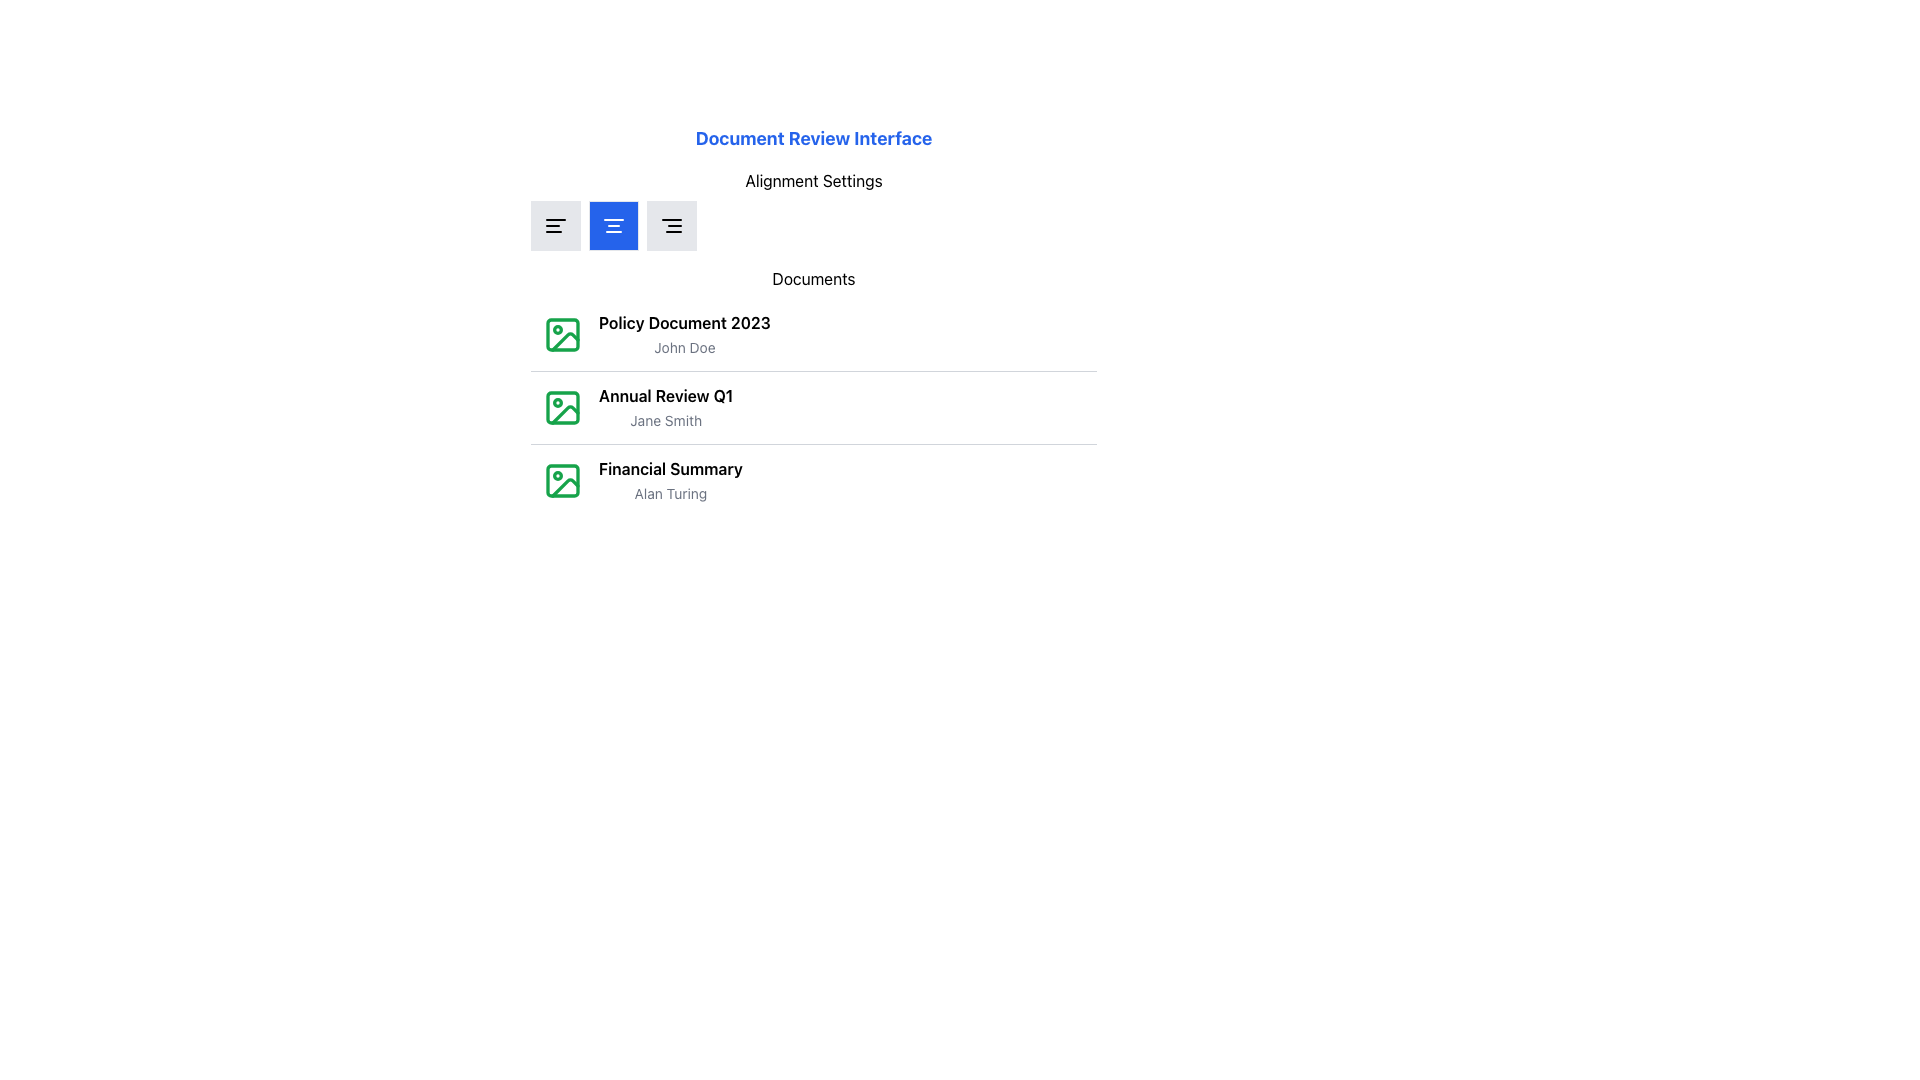 This screenshot has height=1080, width=1920. What do you see at coordinates (666, 407) in the screenshot?
I see `on the 'Annual Review Q1' text display, which is located in the second row of a vertical list` at bounding box center [666, 407].